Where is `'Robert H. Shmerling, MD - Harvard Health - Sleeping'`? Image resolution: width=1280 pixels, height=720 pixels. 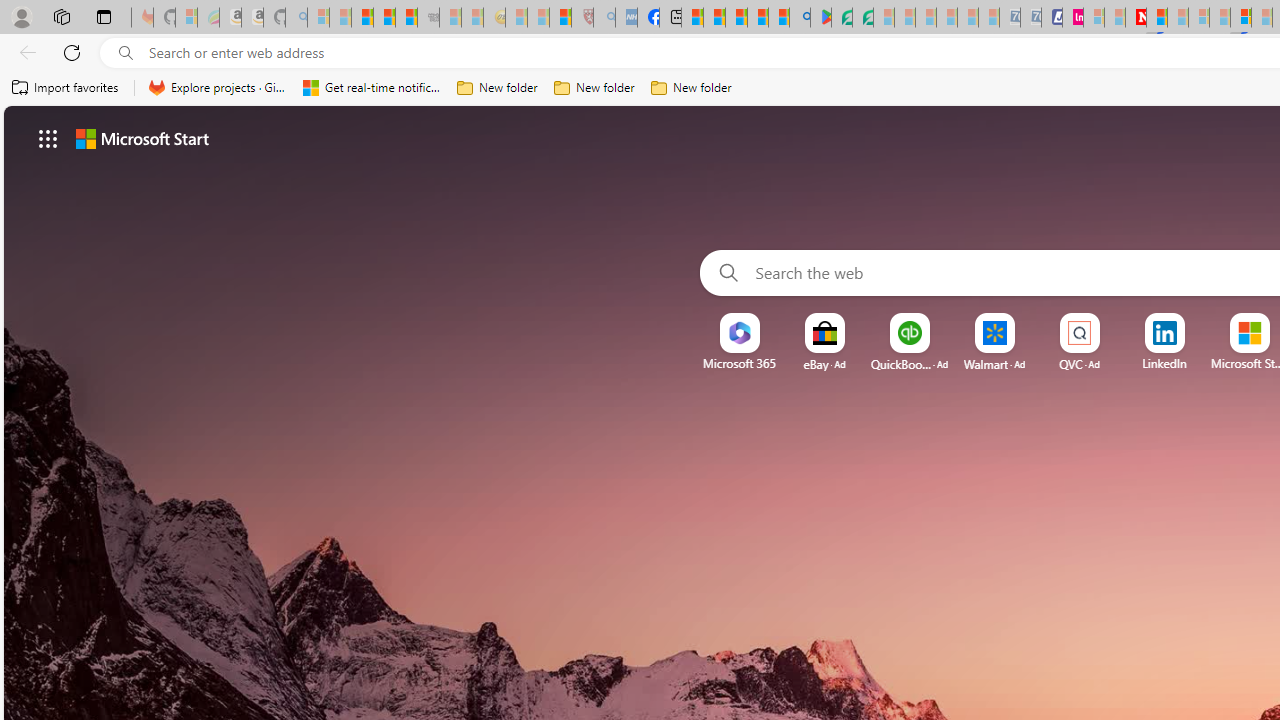 'Robert H. Shmerling, MD - Harvard Health - Sleeping' is located at coordinates (581, 17).